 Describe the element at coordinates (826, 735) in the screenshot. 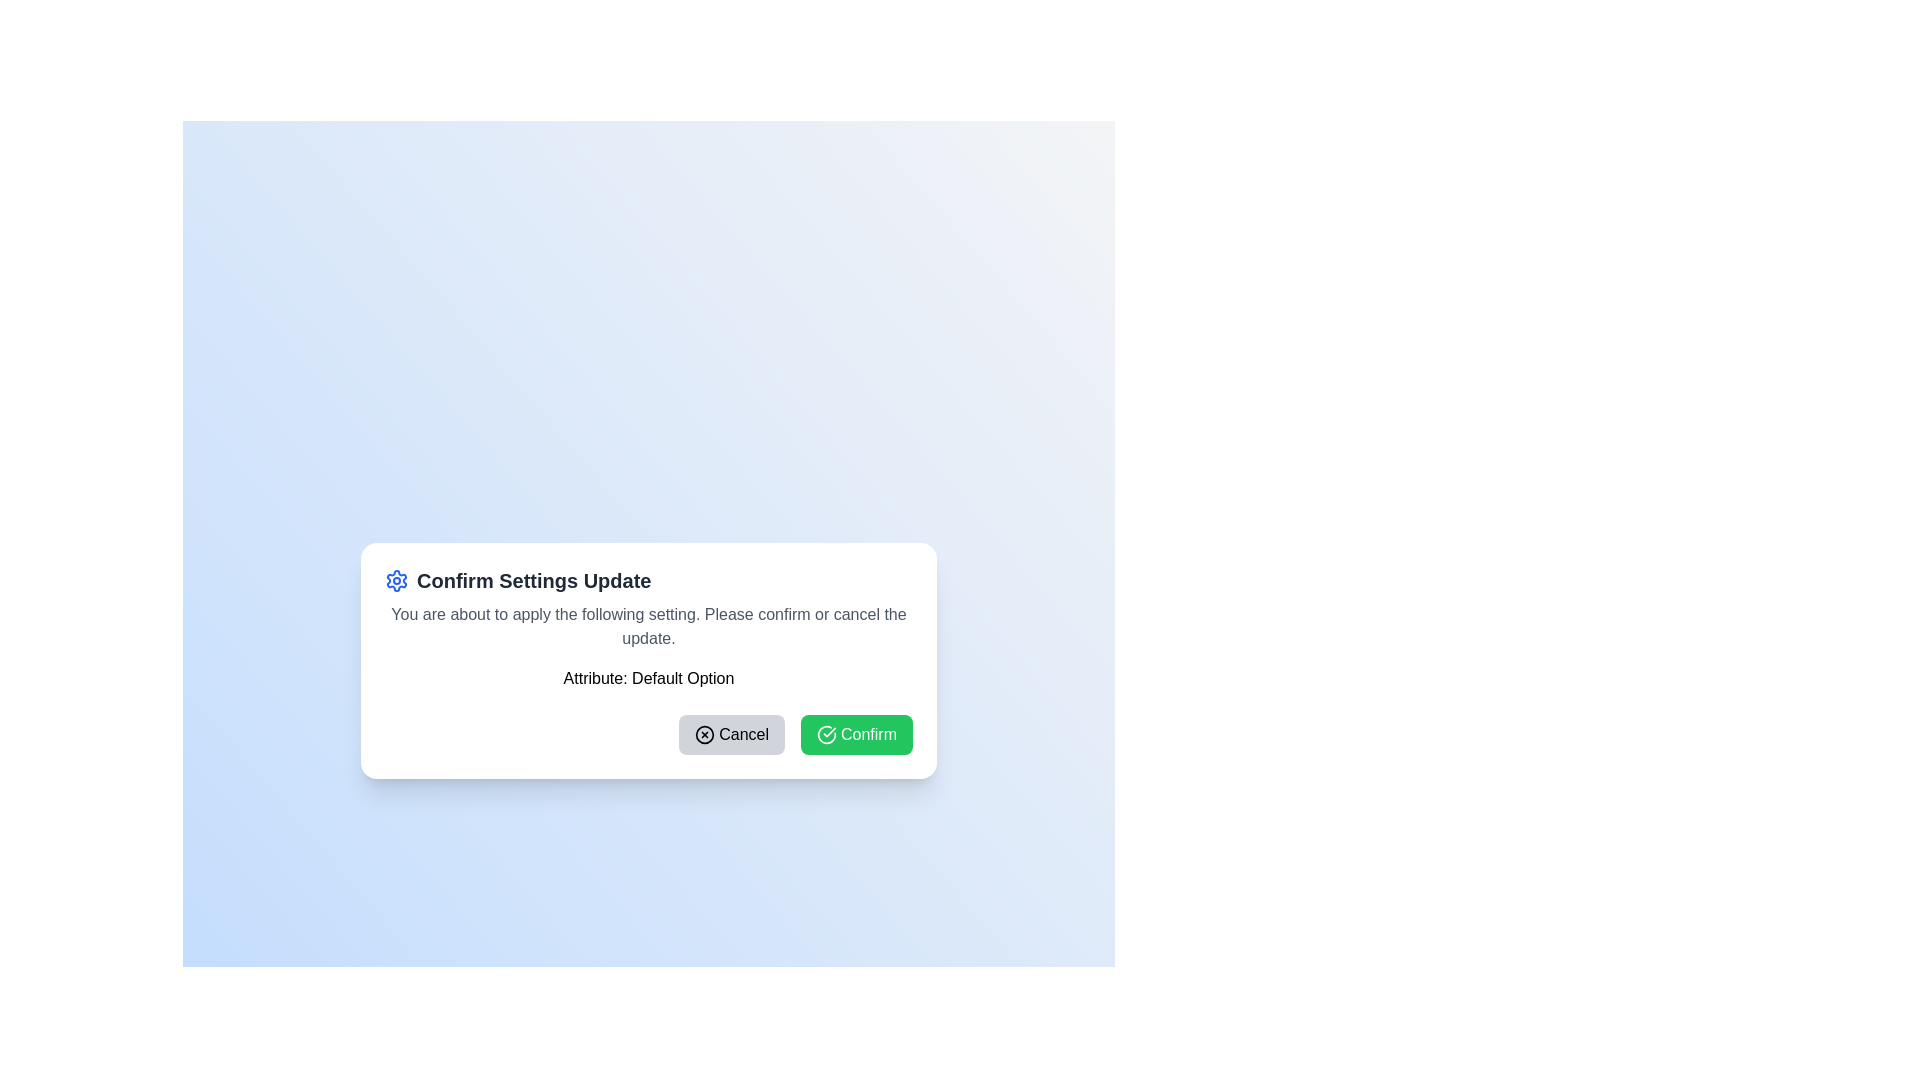

I see `the 'Confirm' button which contains the checkmark icon indicating affirmation or agreement` at that location.